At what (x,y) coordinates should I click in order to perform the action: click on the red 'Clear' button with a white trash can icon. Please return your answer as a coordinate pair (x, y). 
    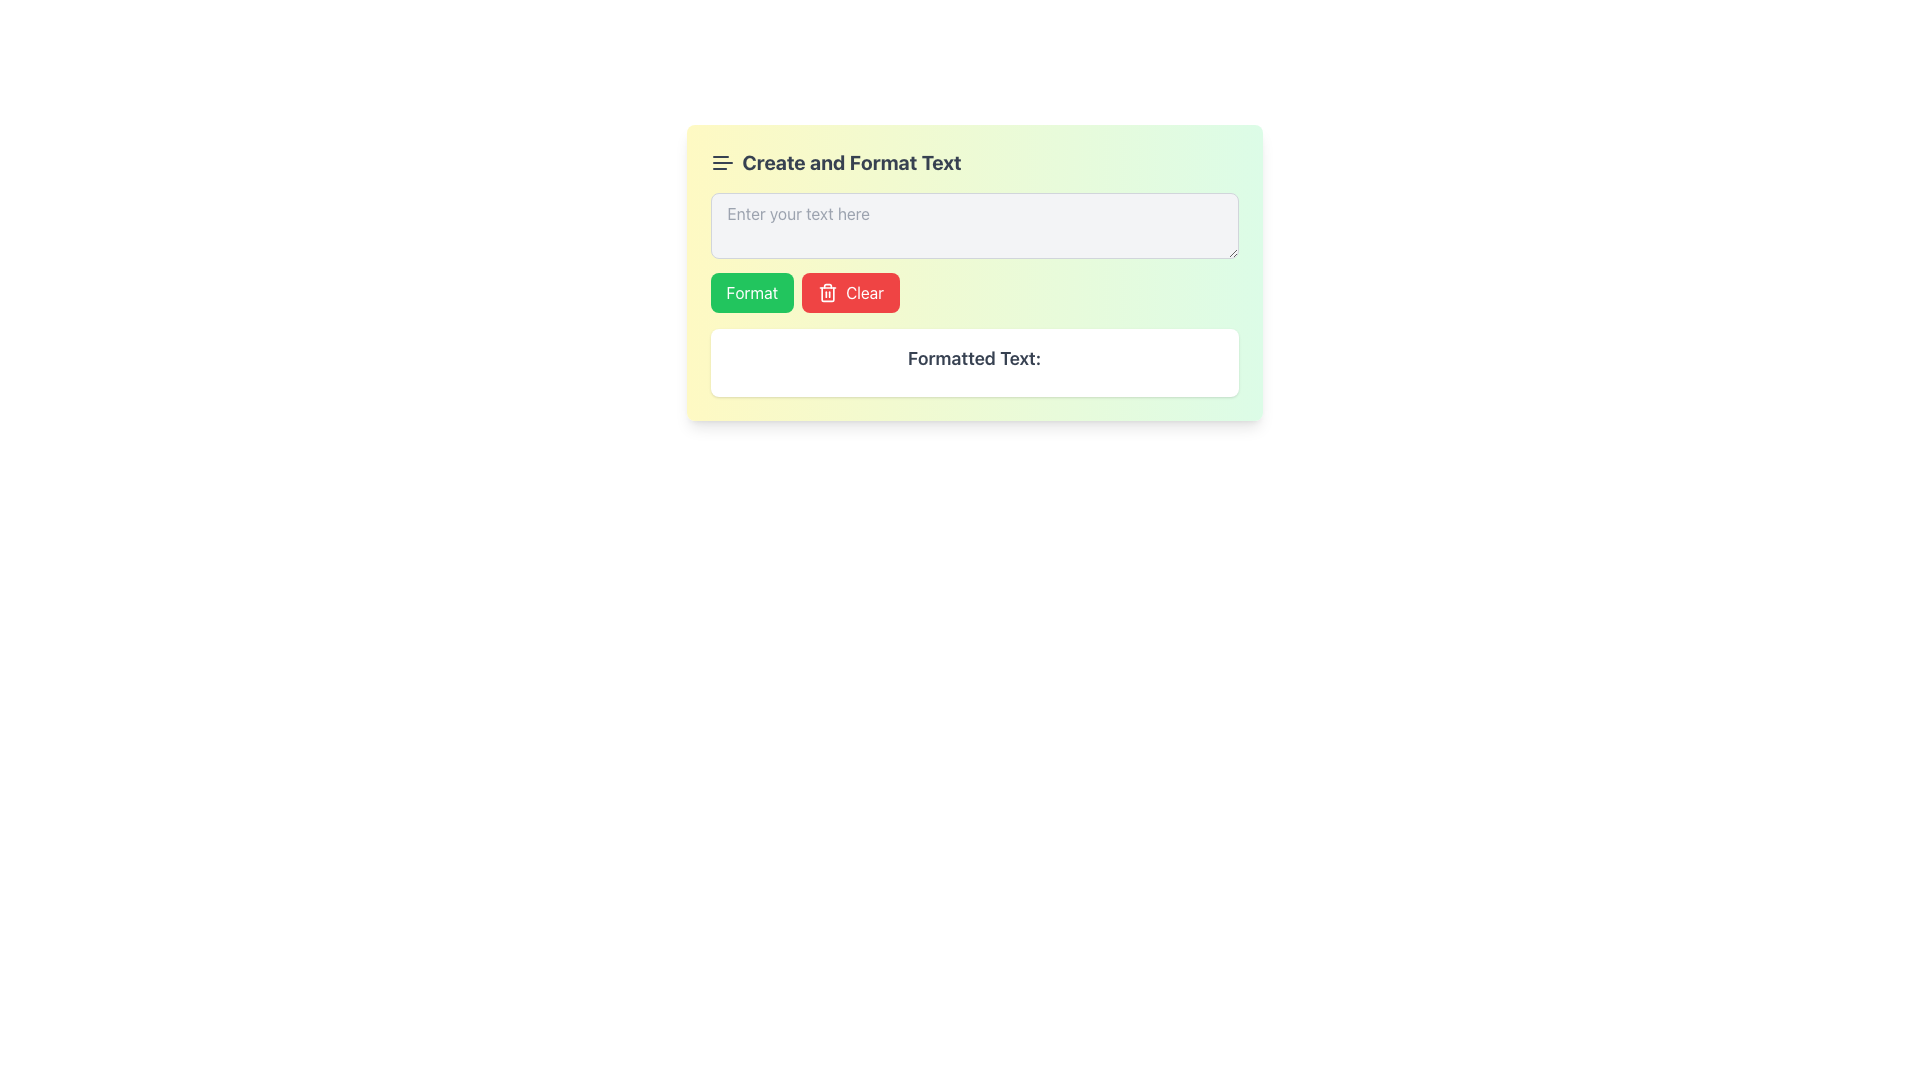
    Looking at the image, I should click on (851, 293).